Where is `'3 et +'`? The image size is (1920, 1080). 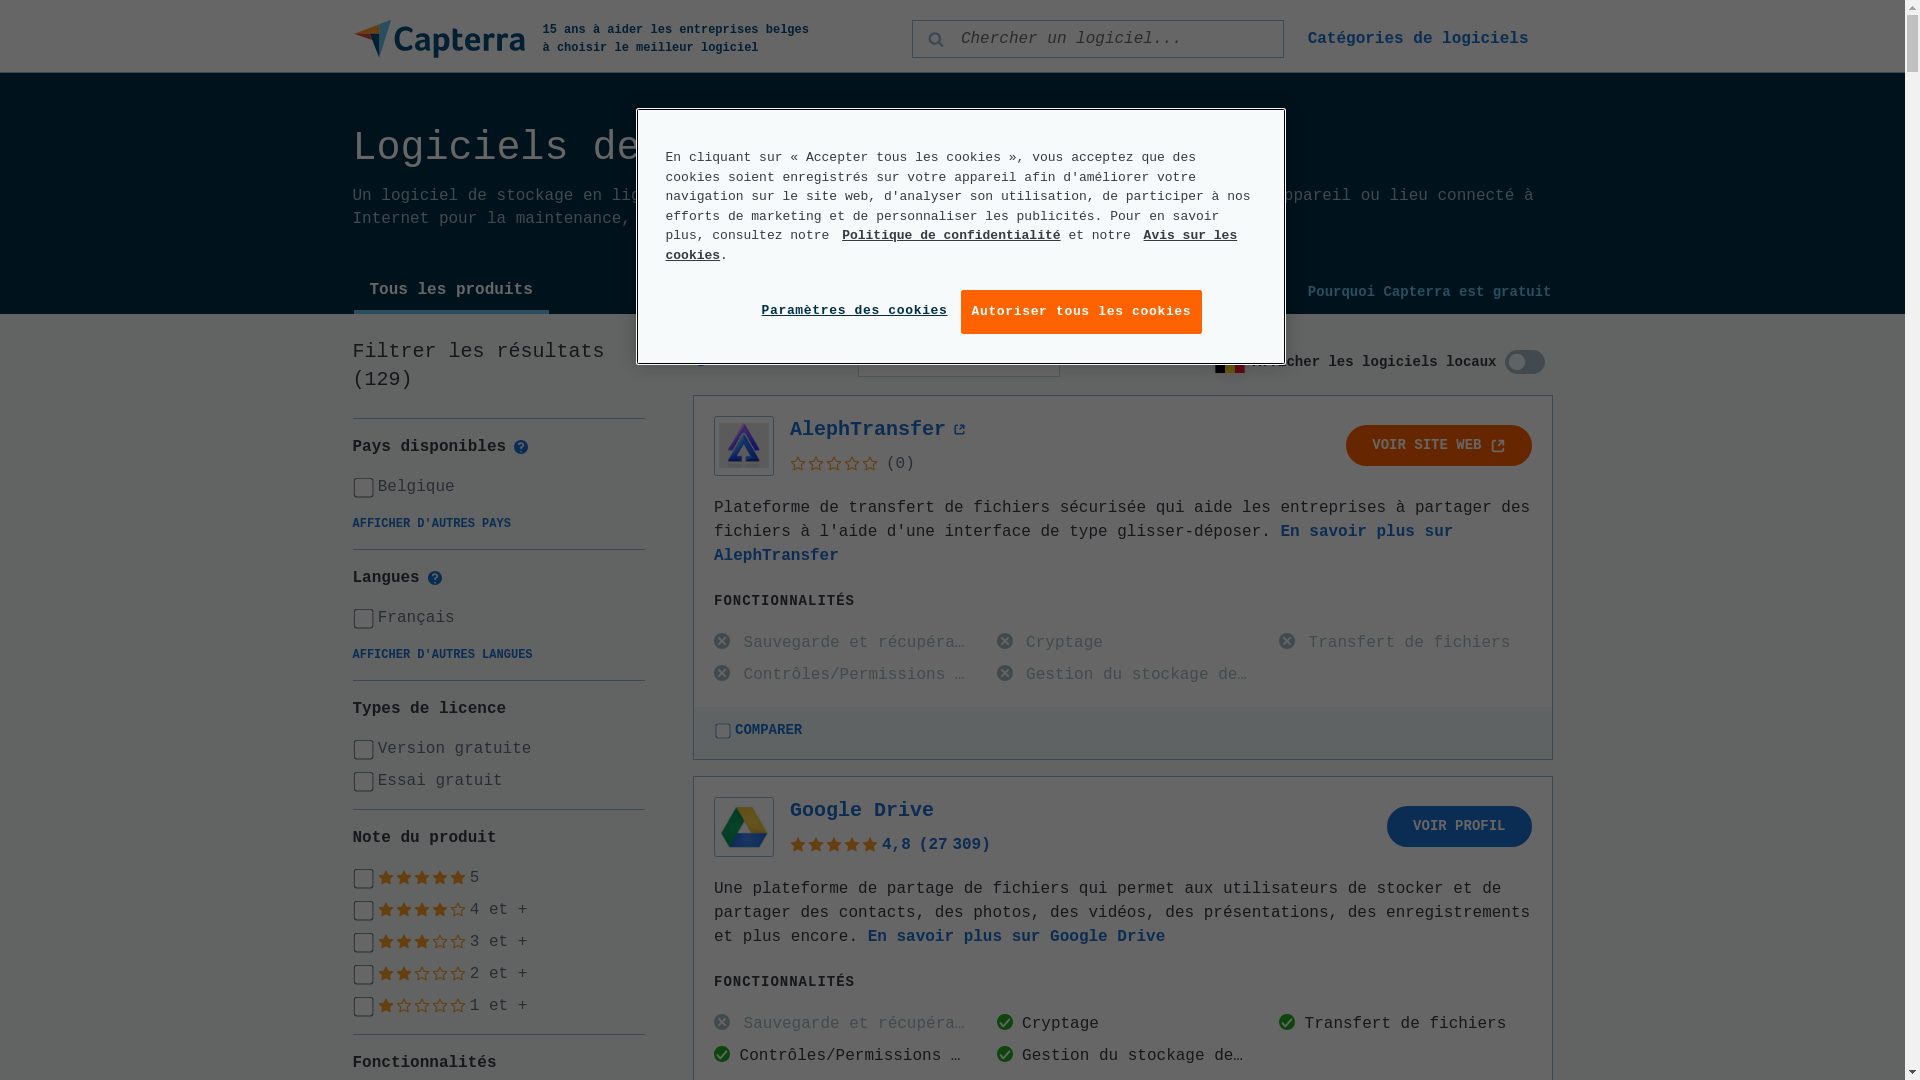
'3 et +' is located at coordinates (498, 941).